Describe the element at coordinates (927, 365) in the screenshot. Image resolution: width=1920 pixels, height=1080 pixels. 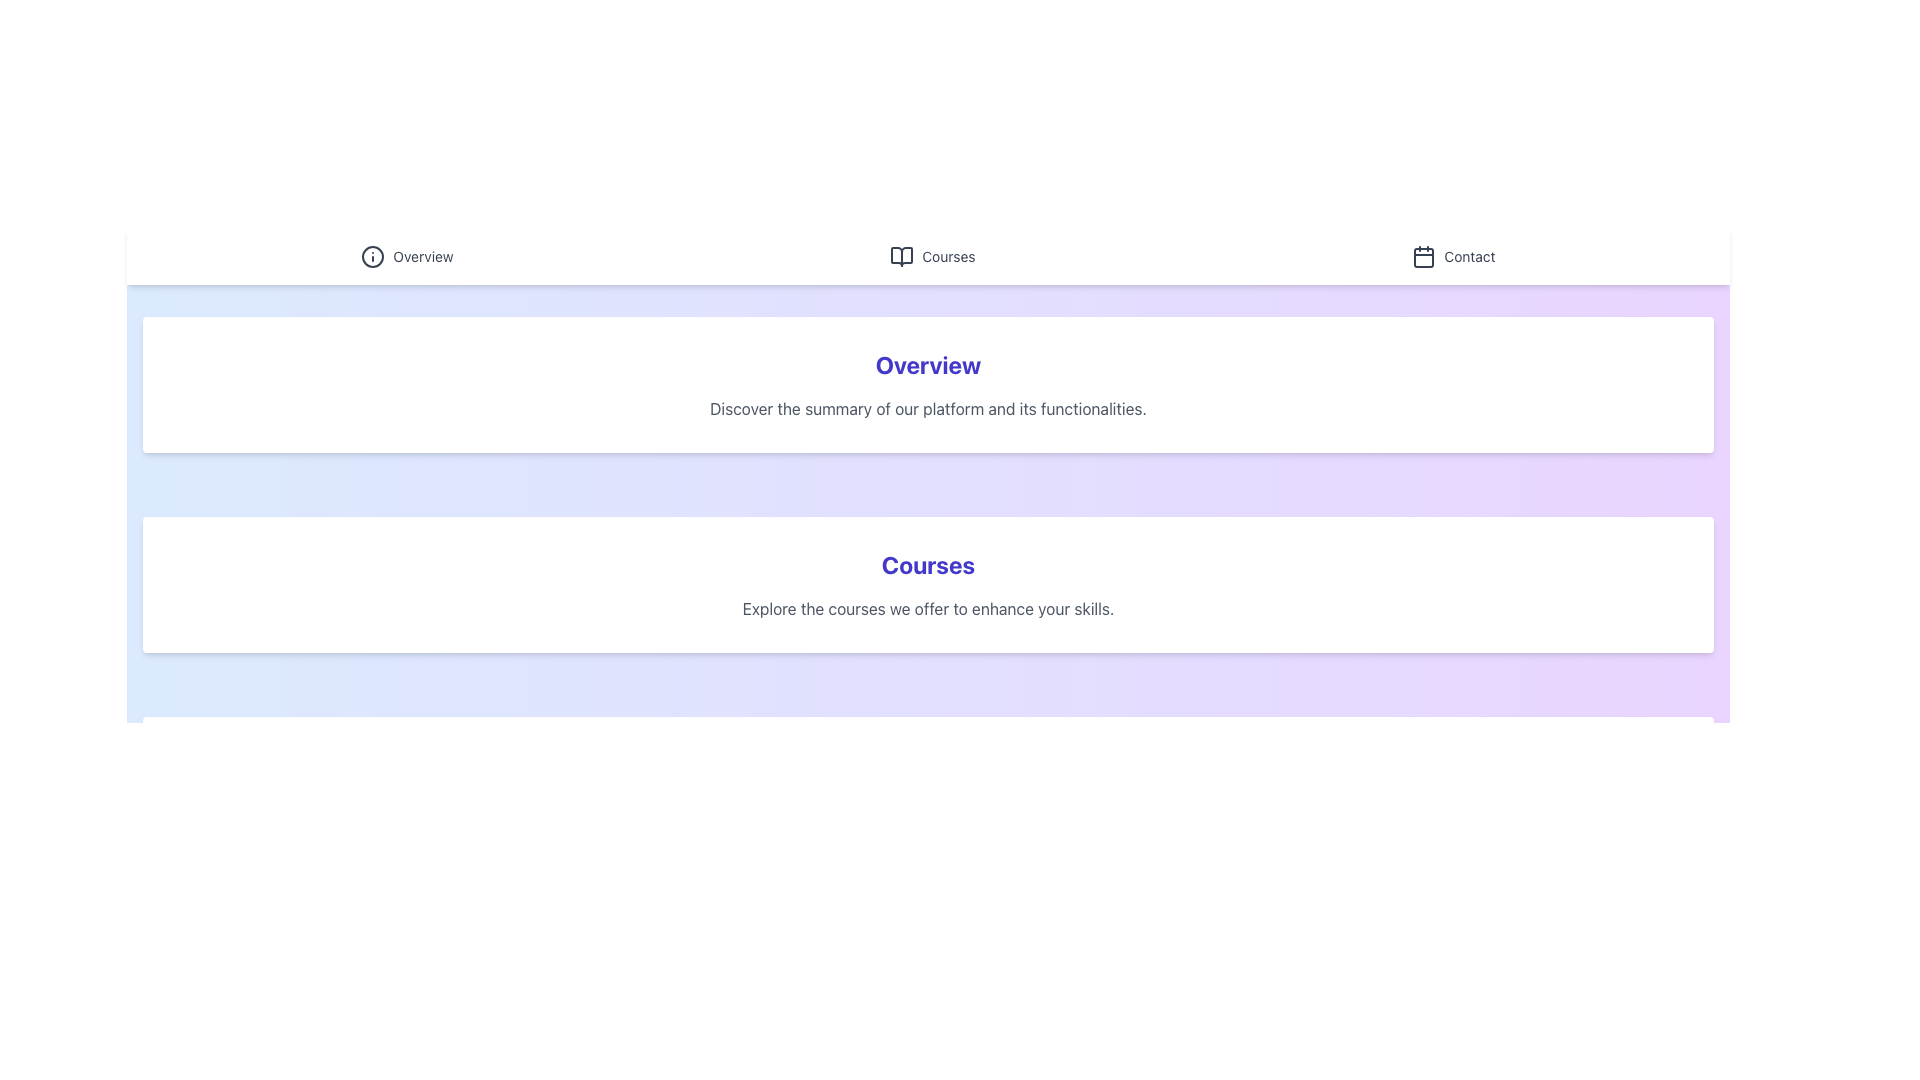
I see `the text of the 'Overview' heading, which is located at the top of a white, rounded rectangle section with shadow effects` at that location.